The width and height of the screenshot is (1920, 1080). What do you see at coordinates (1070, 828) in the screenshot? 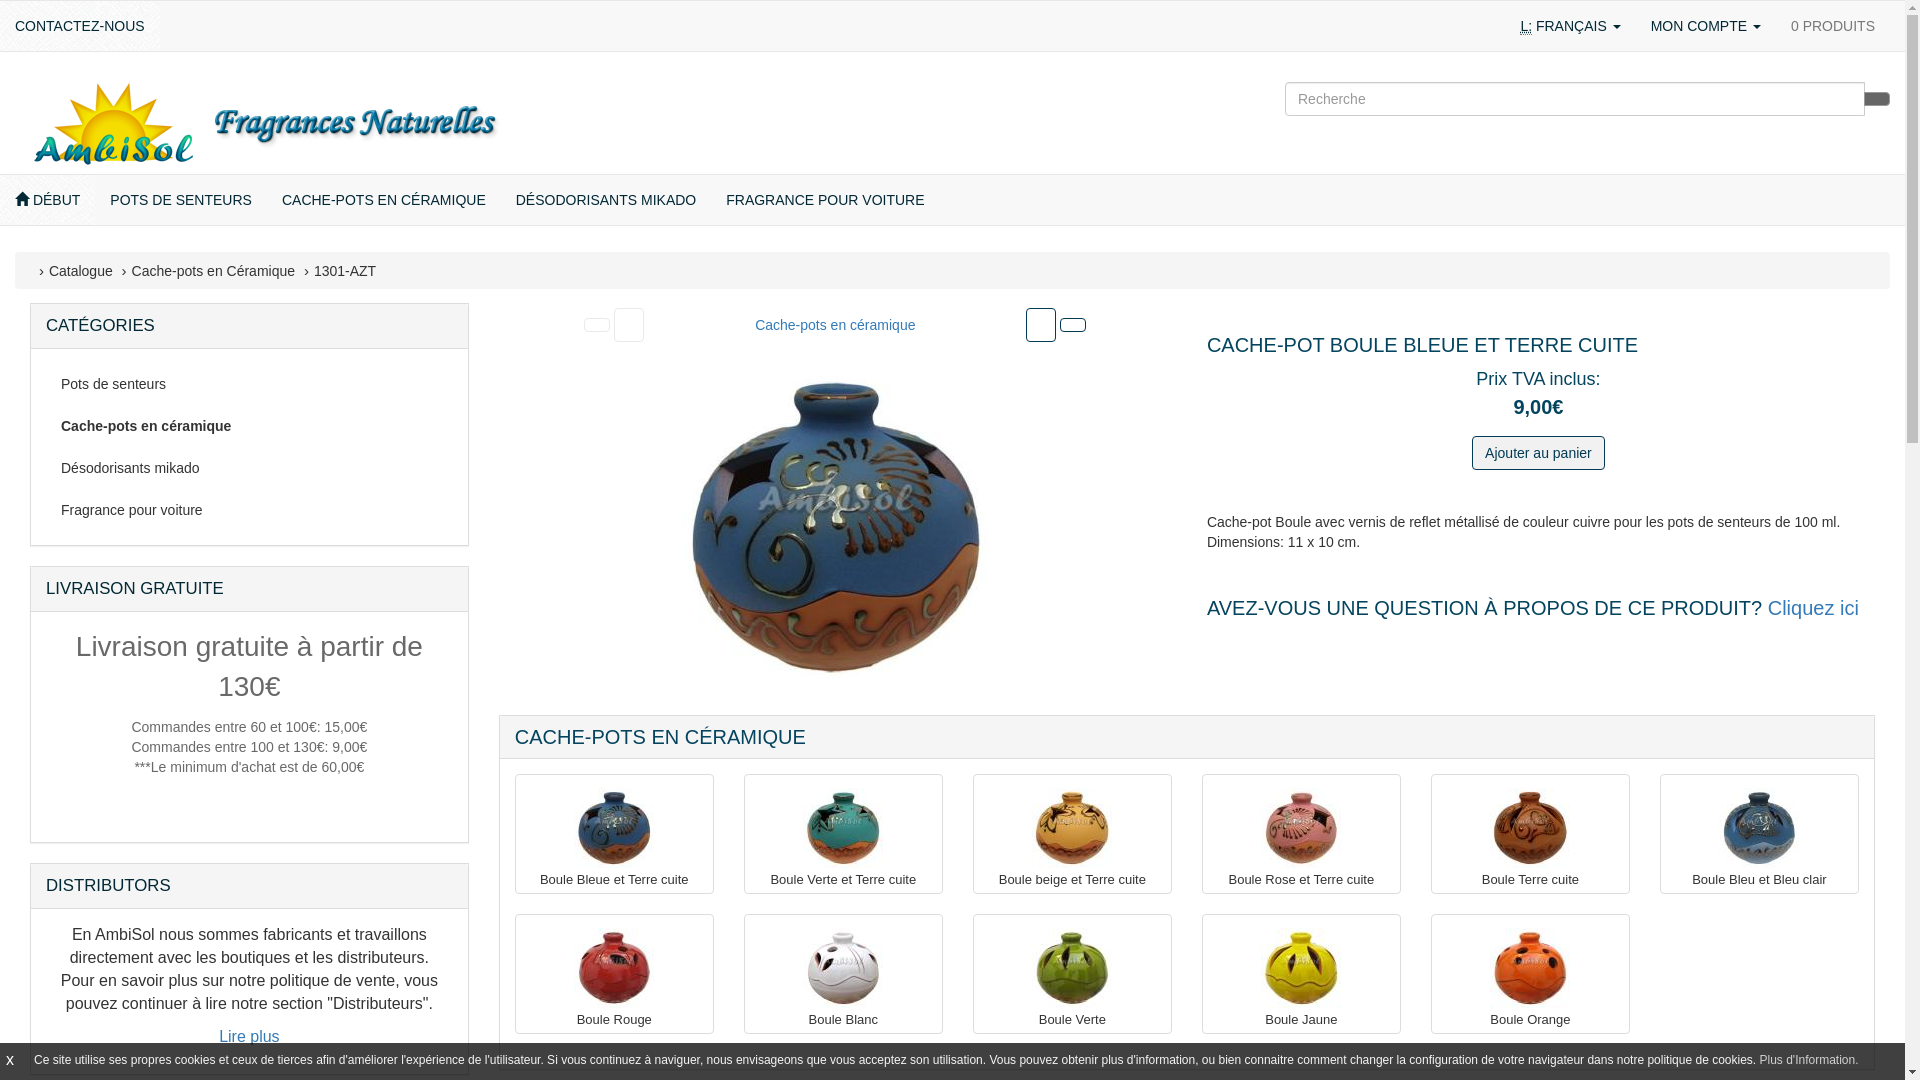
I see `'Boule beige et Terre cuite'` at bounding box center [1070, 828].